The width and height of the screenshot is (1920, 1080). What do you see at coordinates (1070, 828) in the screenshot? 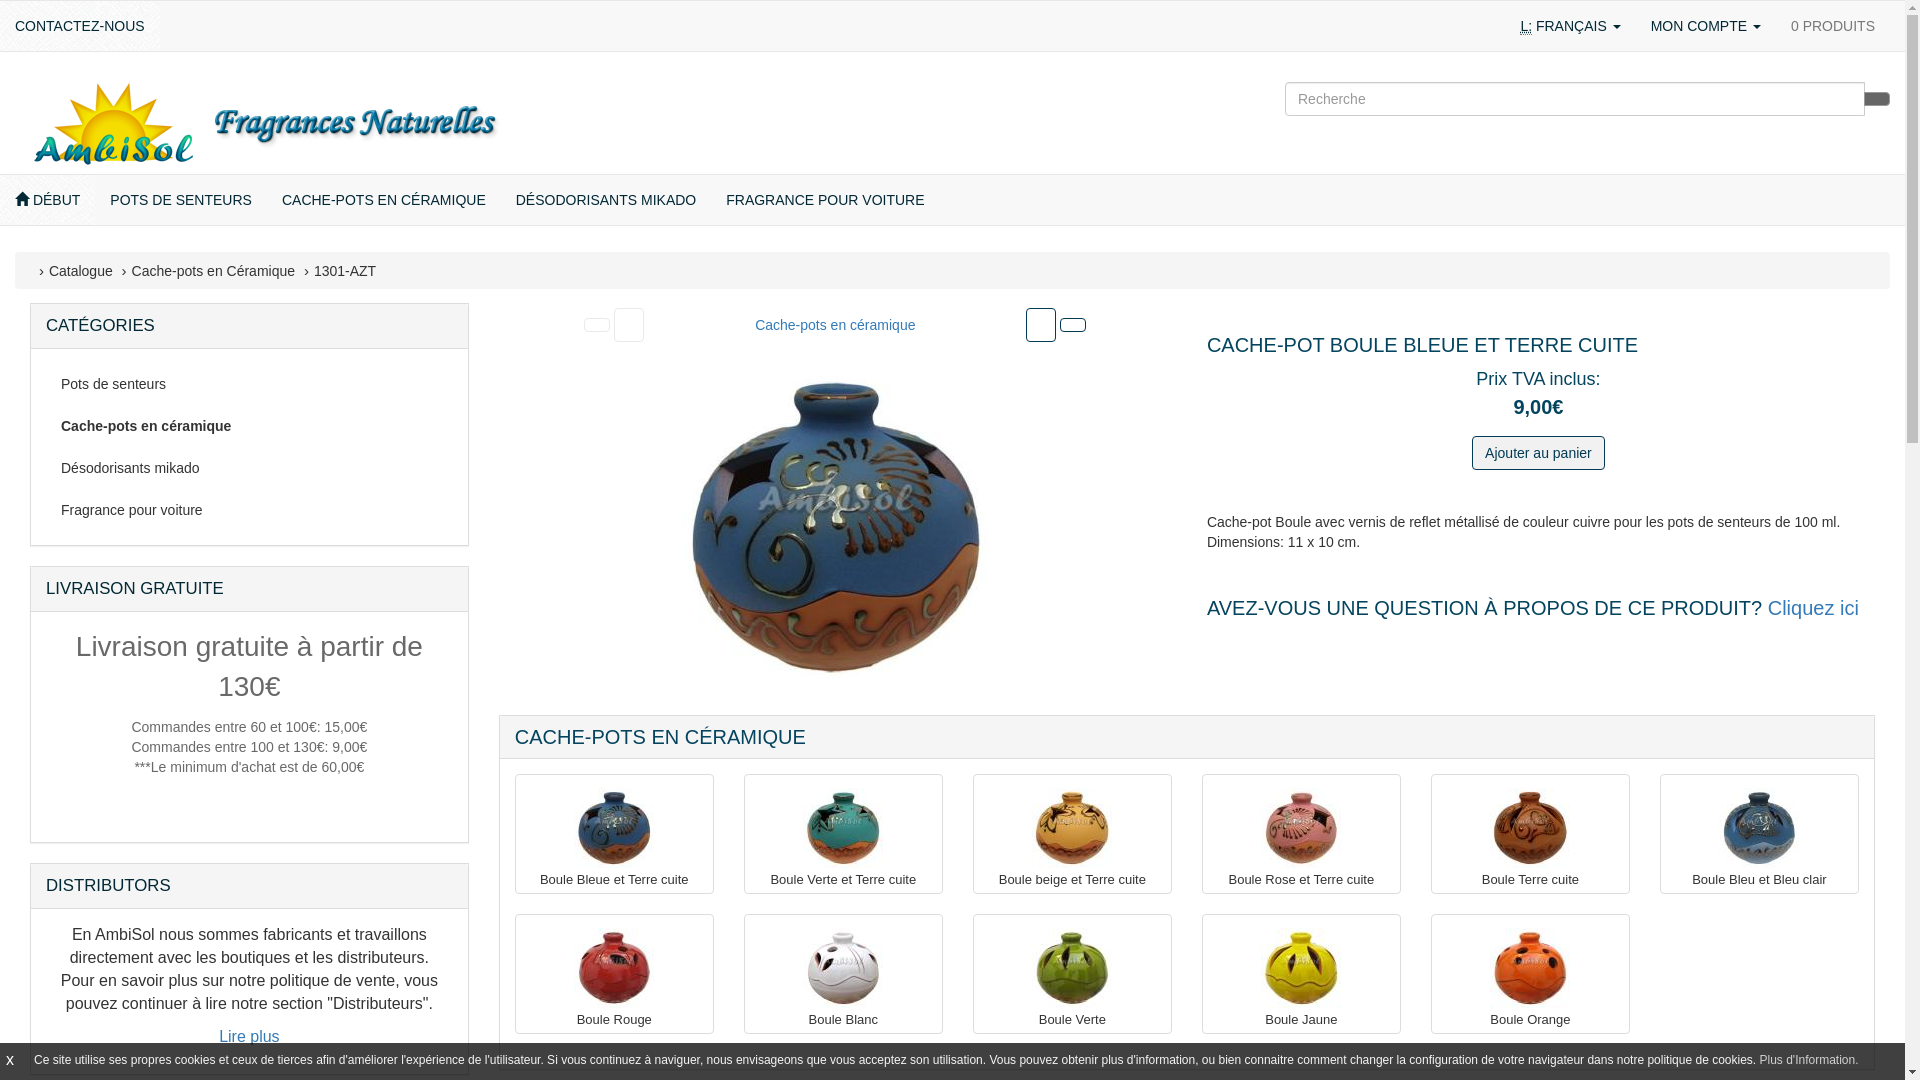
I see `'Boule beige et Terre cuite'` at bounding box center [1070, 828].